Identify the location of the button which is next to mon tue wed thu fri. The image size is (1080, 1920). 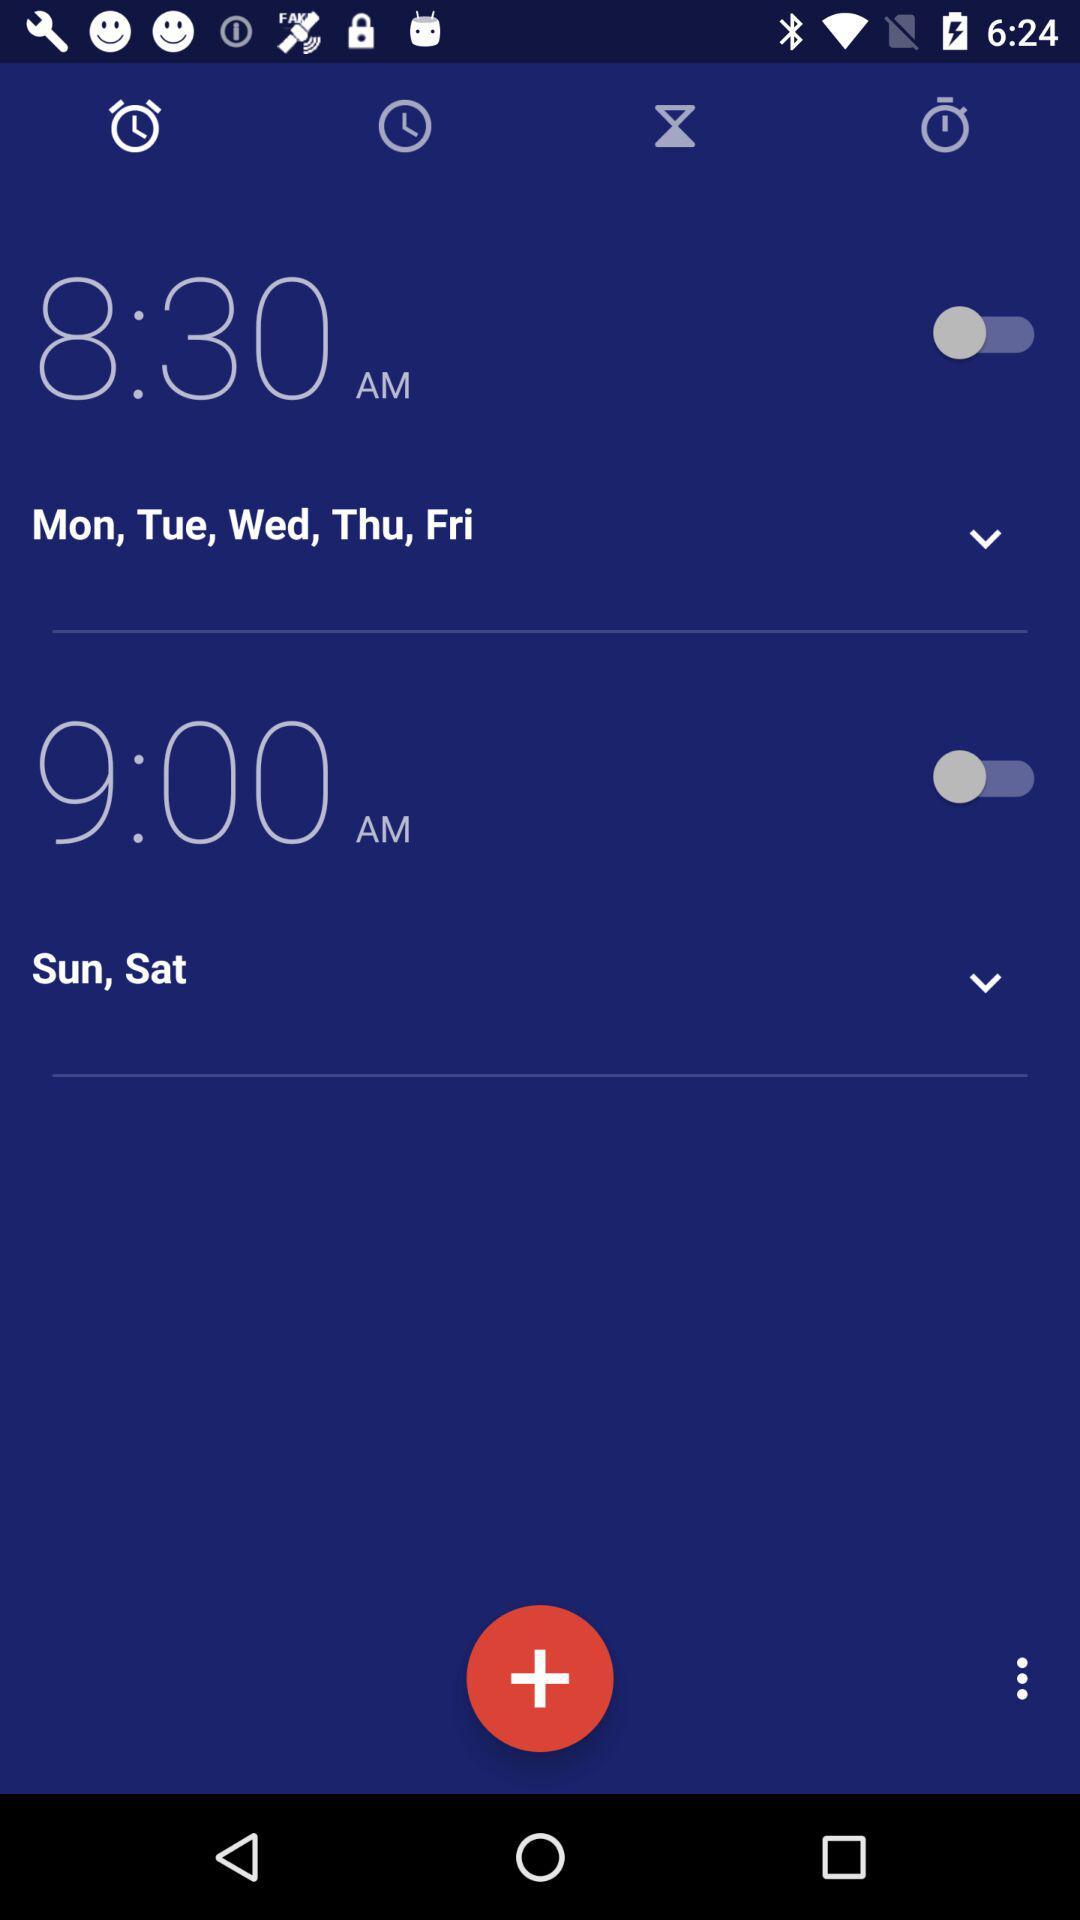
(985, 538).